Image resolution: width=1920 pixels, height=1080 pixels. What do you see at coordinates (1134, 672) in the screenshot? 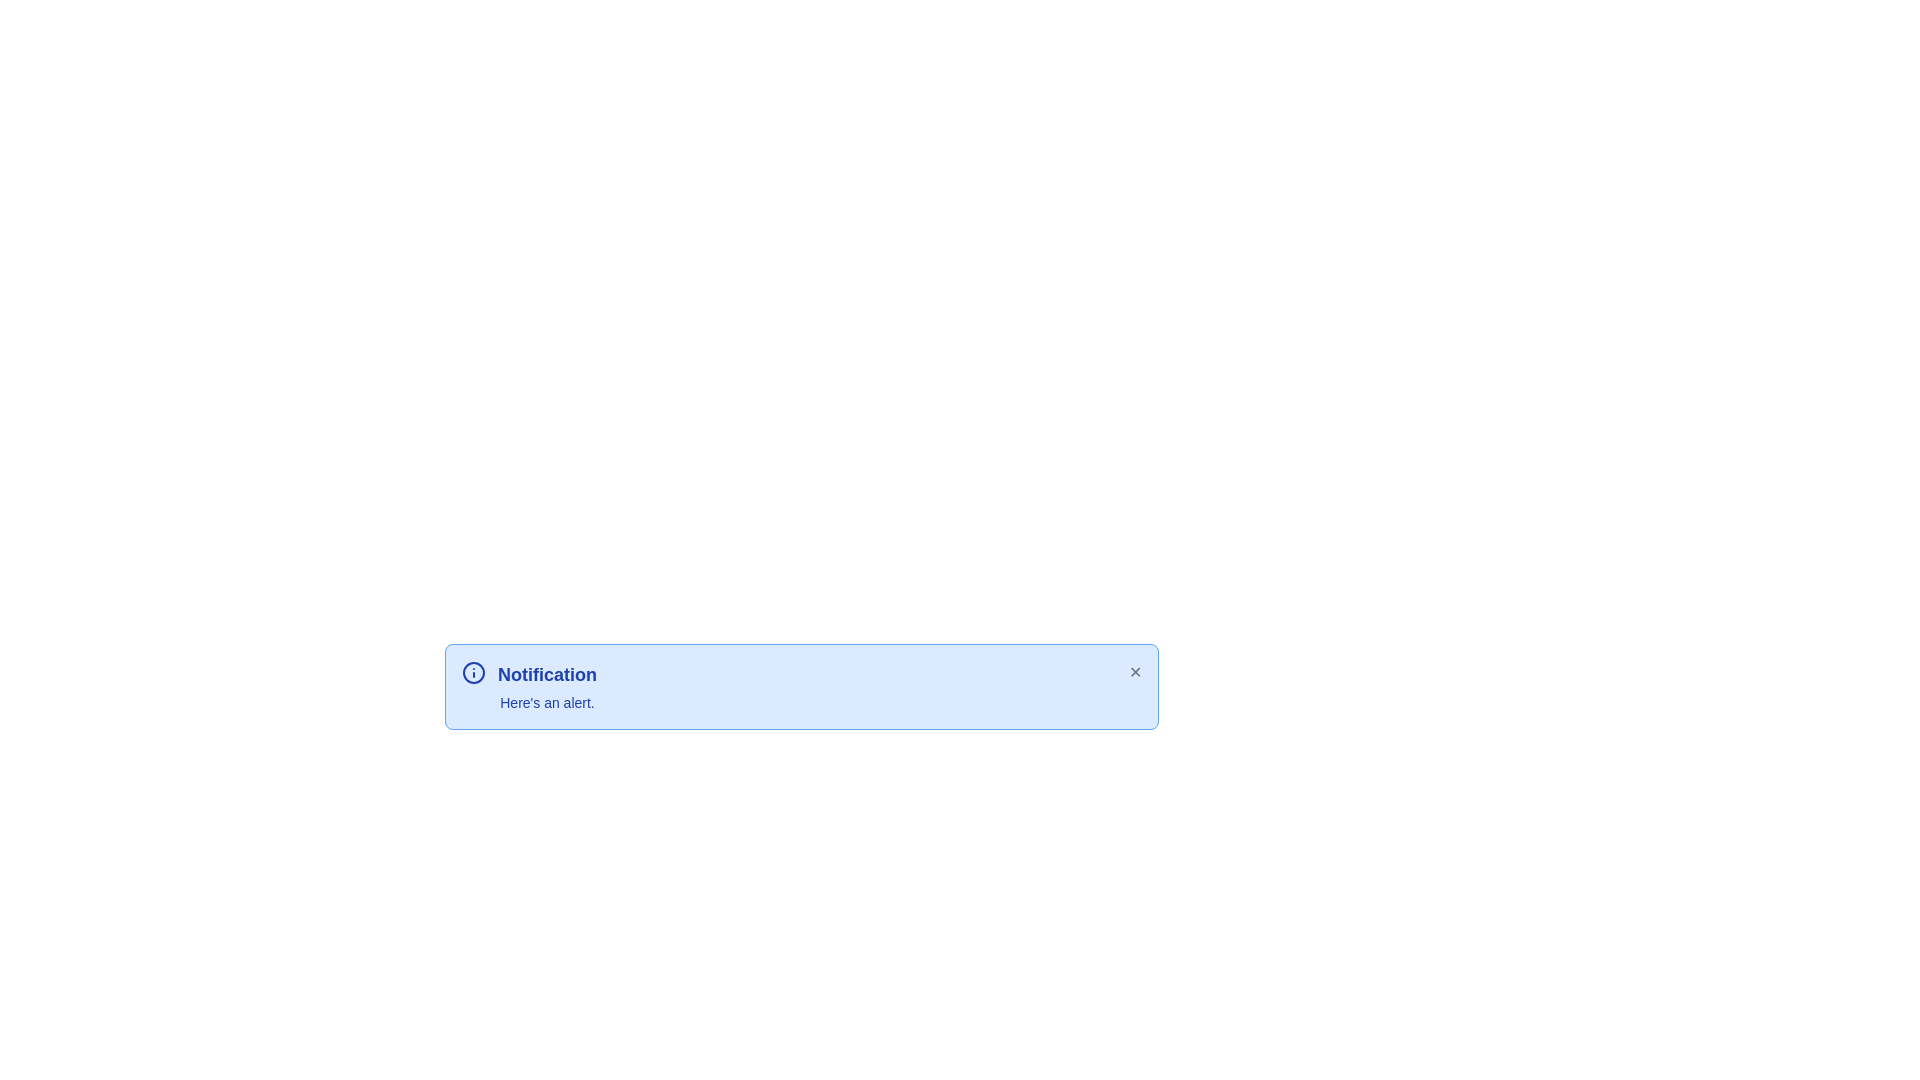
I see `the close button to dismiss the alert` at bounding box center [1134, 672].